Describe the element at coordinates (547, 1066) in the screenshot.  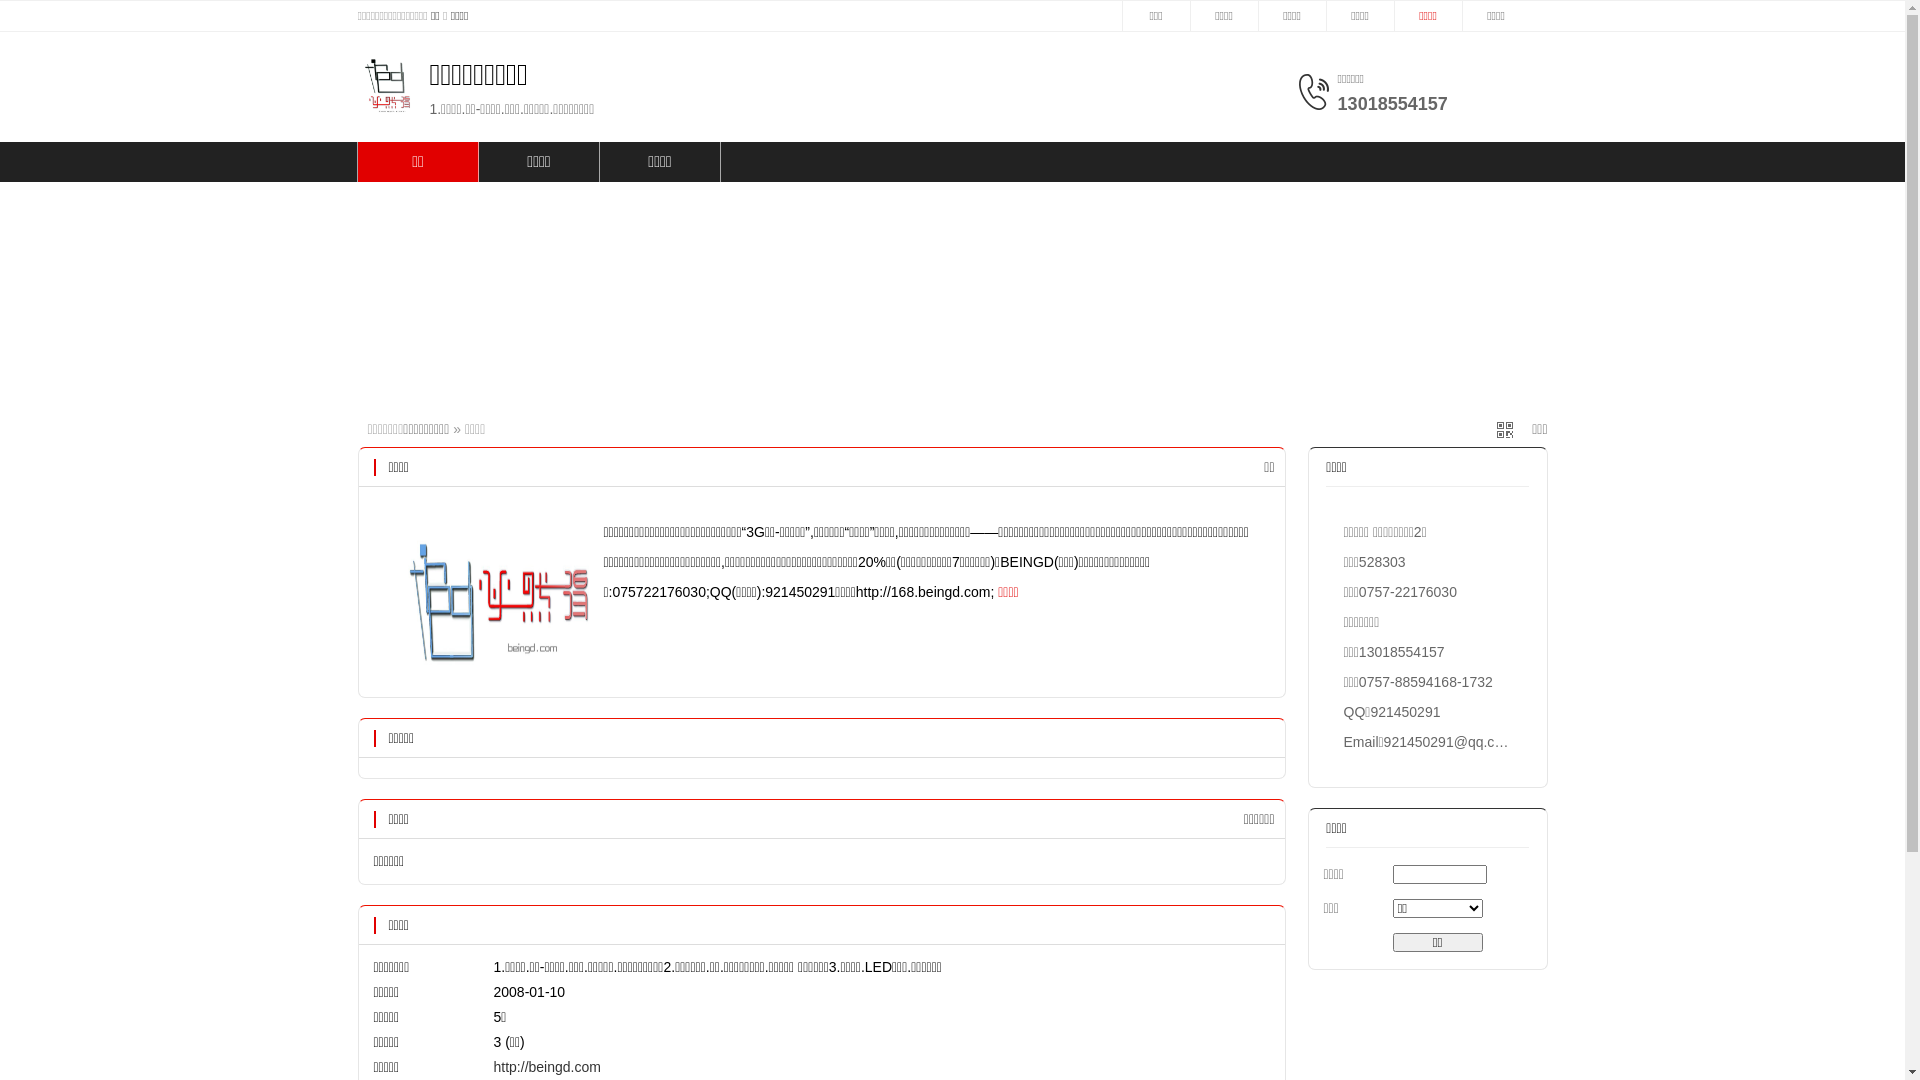
I see `'http://beingd.com'` at that location.